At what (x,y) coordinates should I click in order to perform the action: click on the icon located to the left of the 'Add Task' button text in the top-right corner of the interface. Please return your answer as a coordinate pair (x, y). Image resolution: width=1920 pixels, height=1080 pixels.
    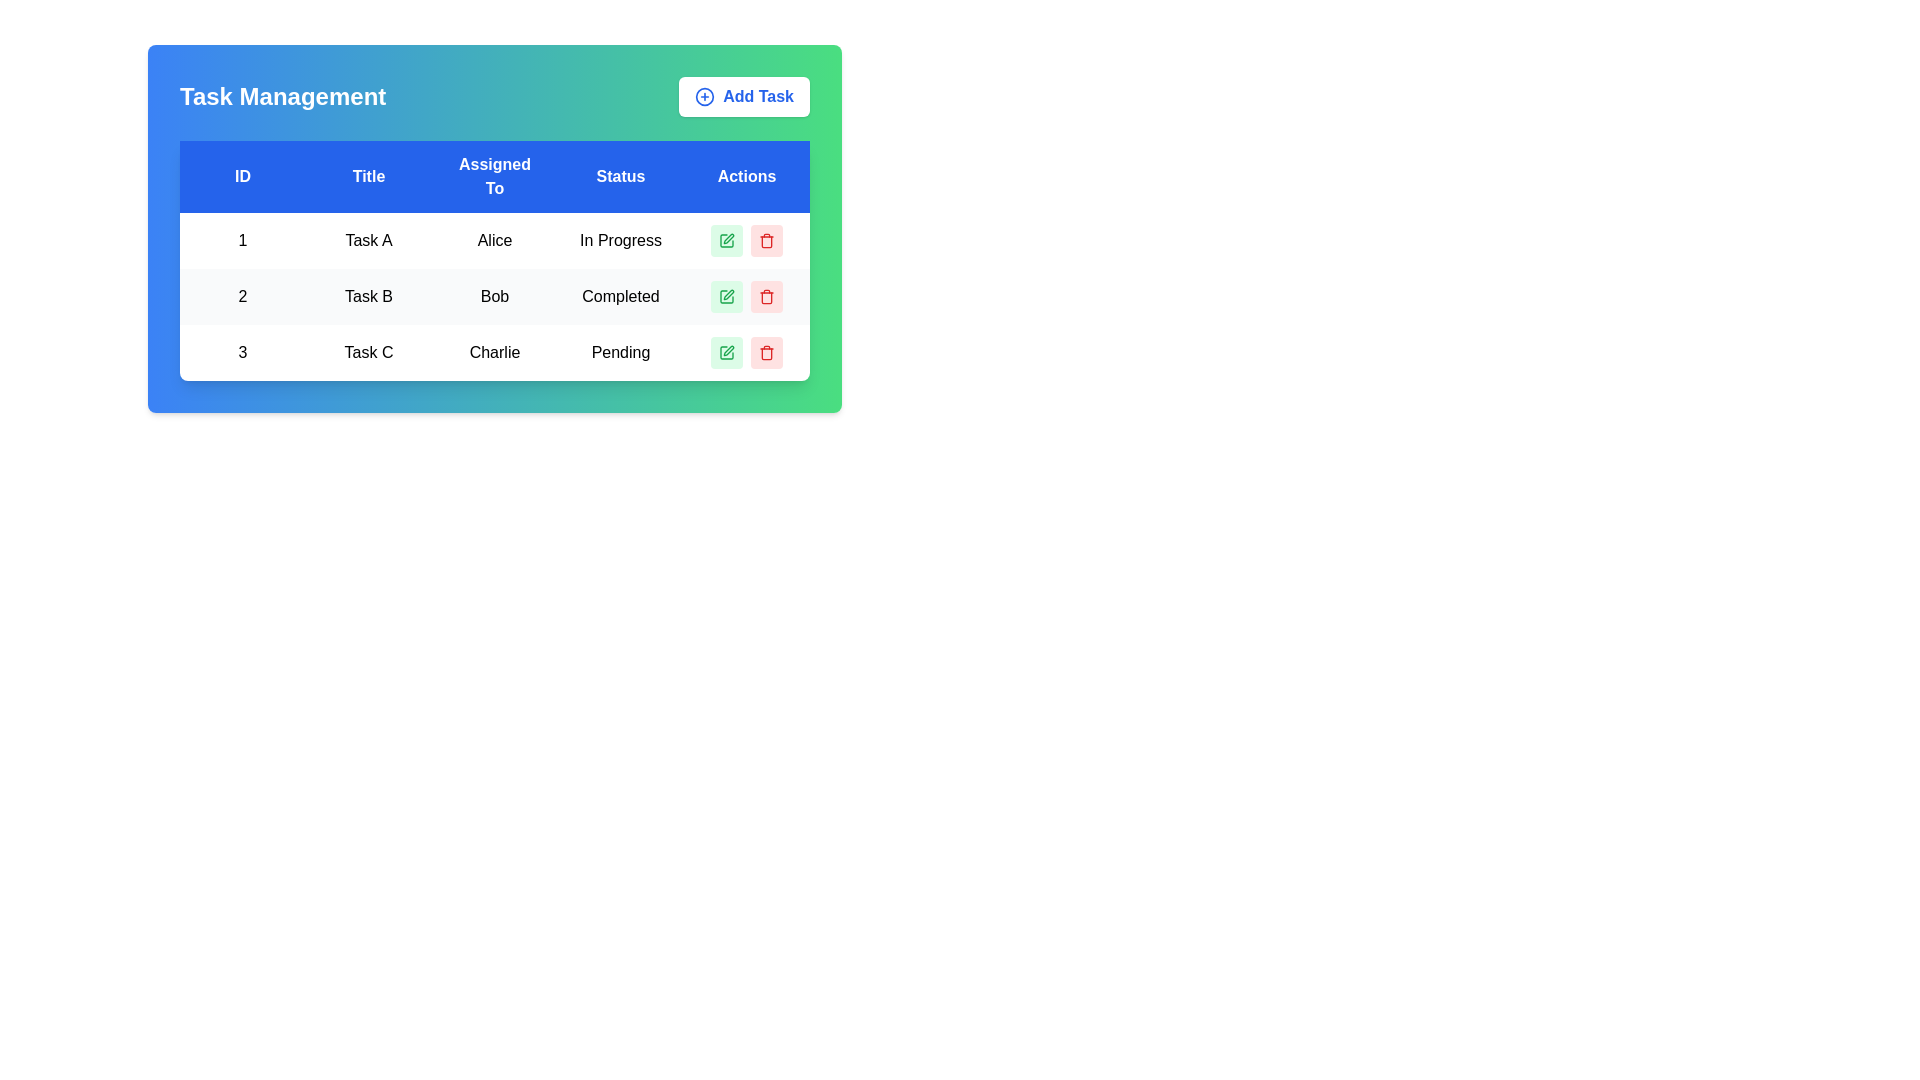
    Looking at the image, I should click on (705, 96).